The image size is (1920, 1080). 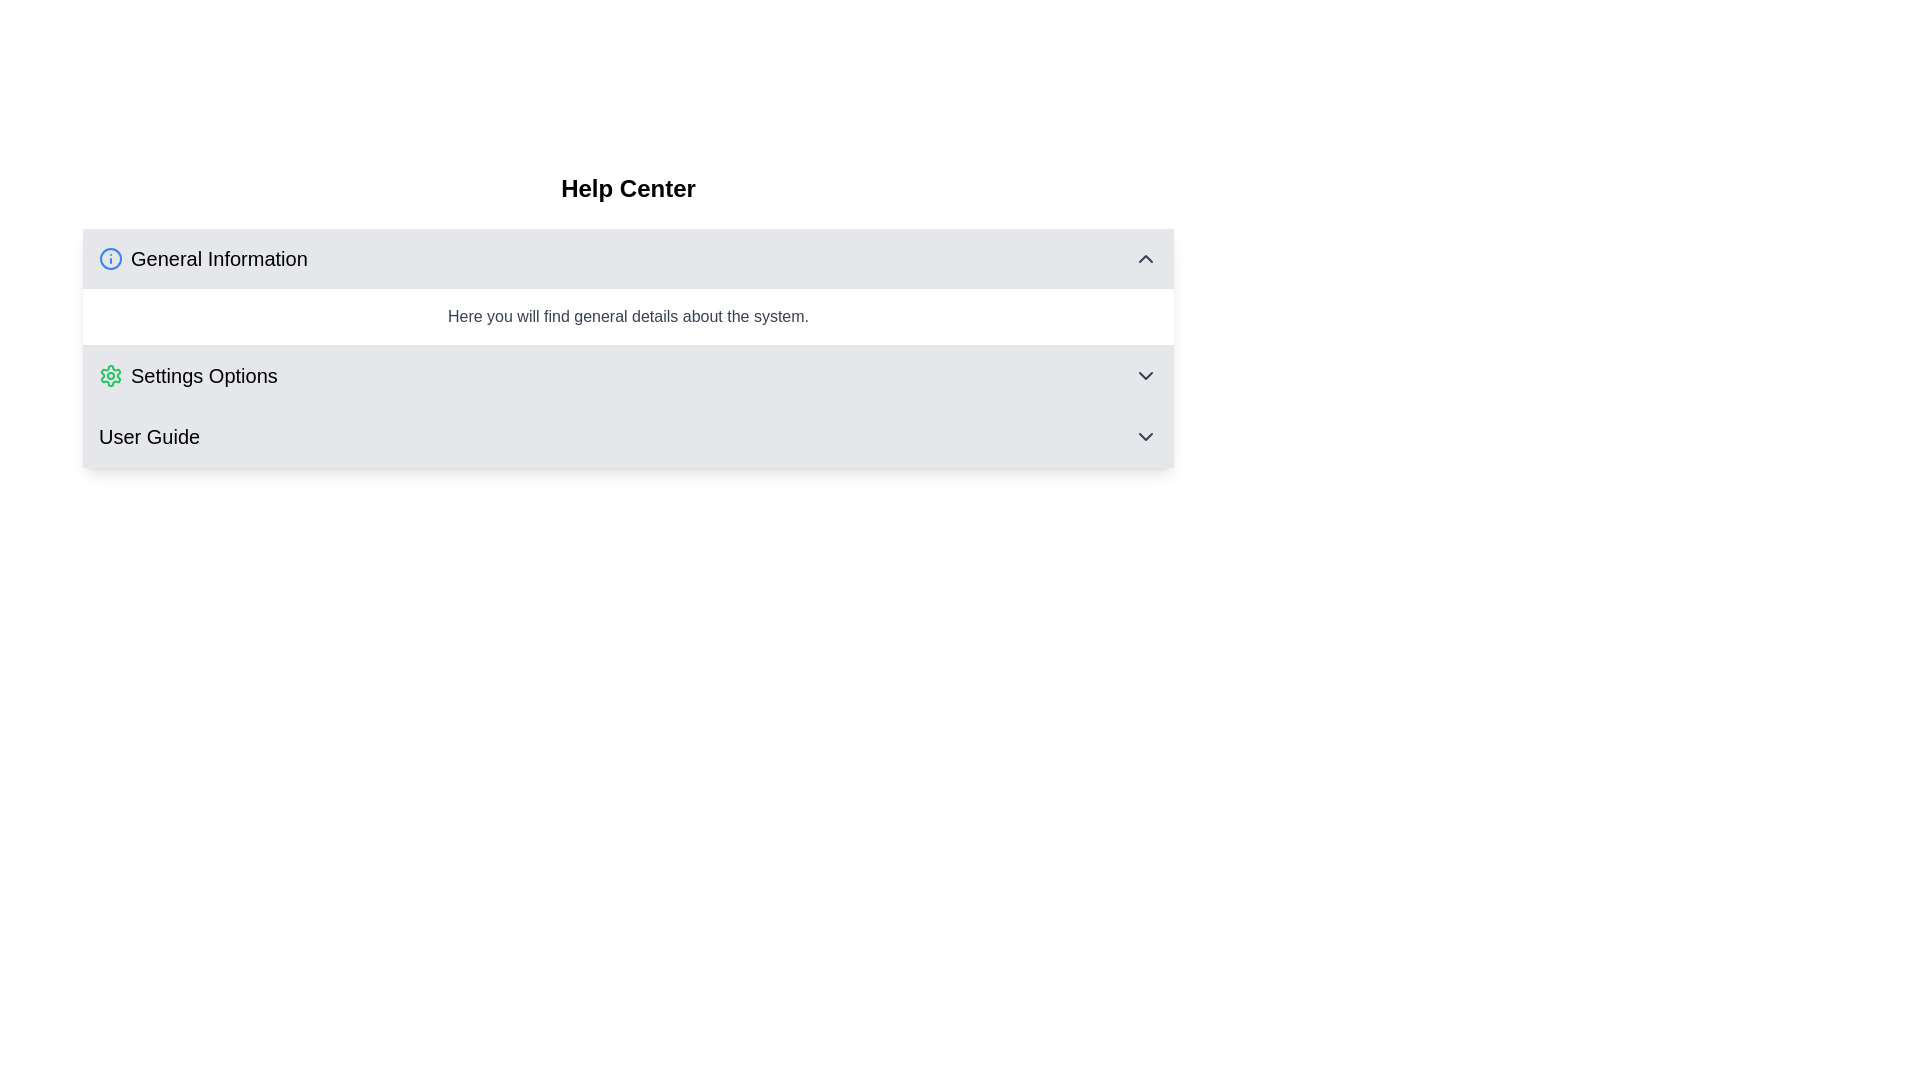 What do you see at coordinates (204, 375) in the screenshot?
I see `the 'Settings Options' label which is styled with a bold font and positioned next to a settings icon in the middle section of the vertical list` at bounding box center [204, 375].